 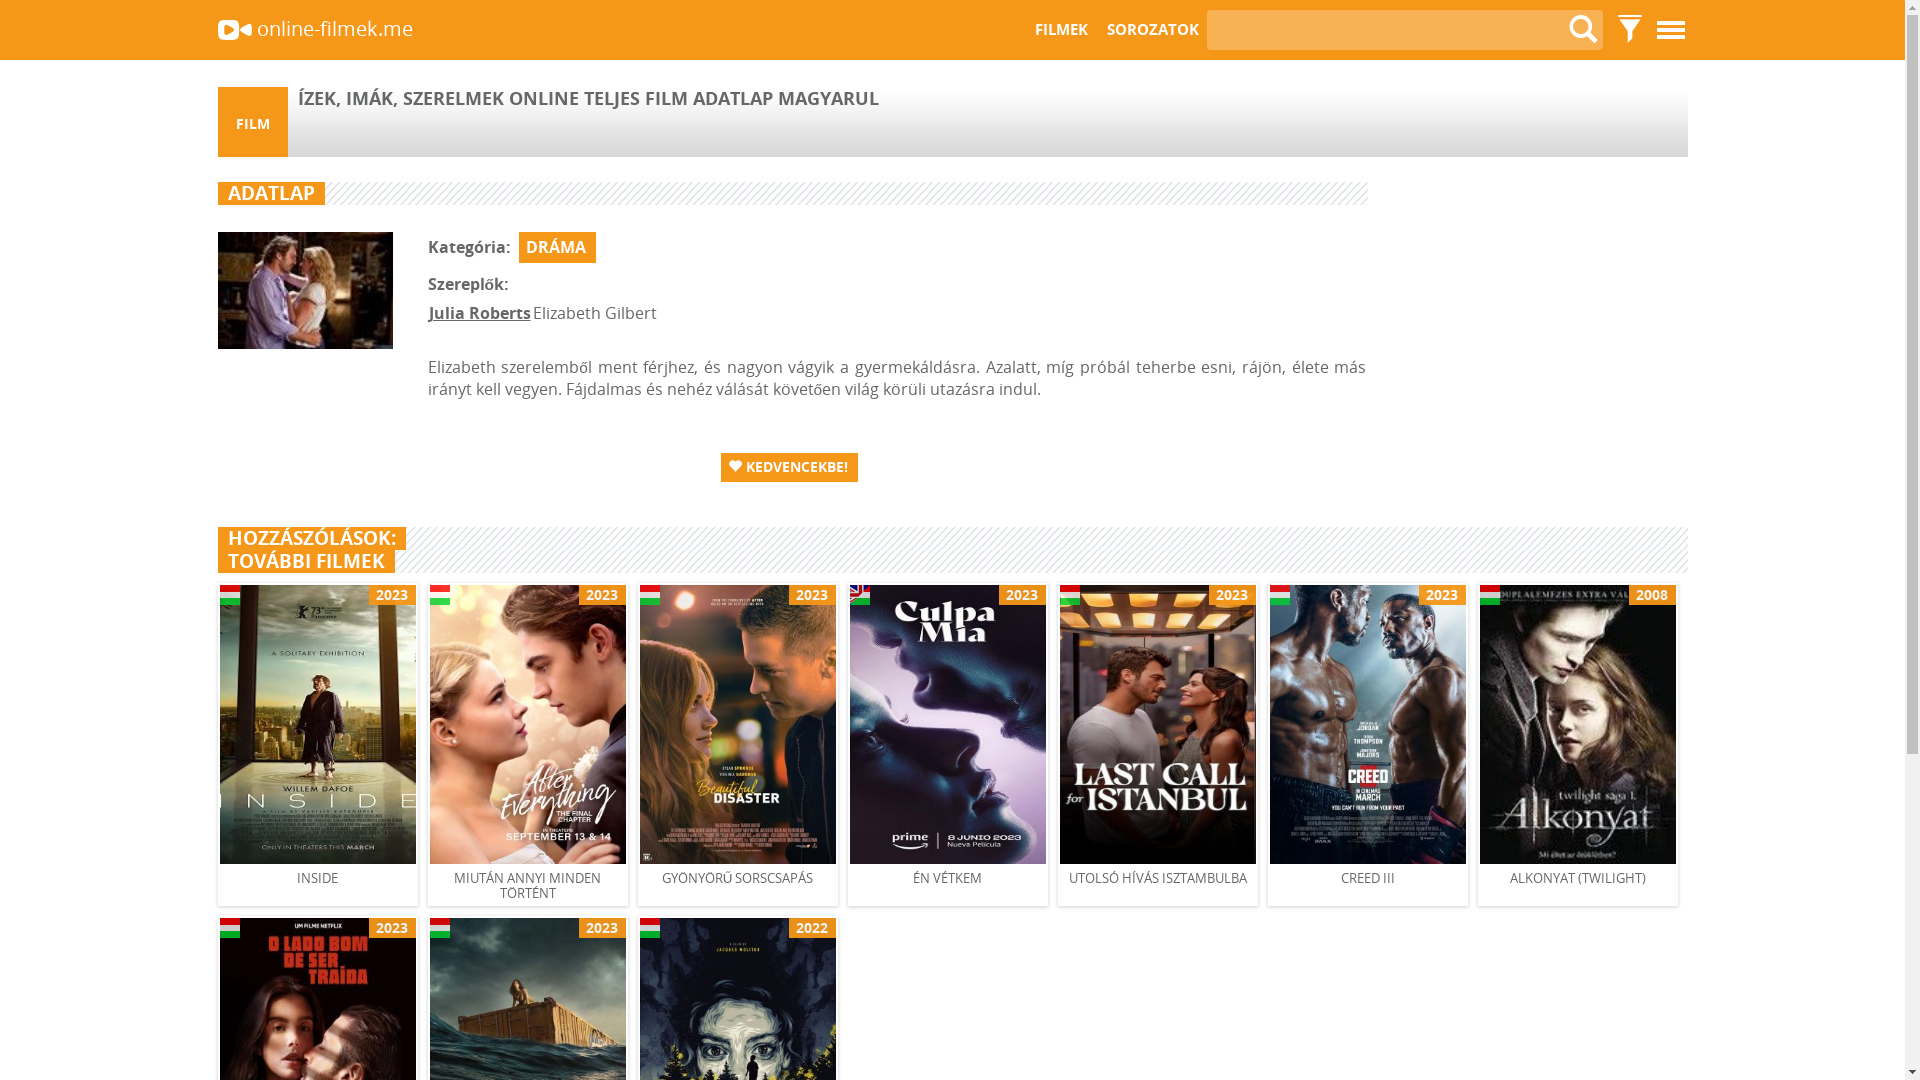 I want to click on 'Julia Roberts', so click(x=478, y=312).